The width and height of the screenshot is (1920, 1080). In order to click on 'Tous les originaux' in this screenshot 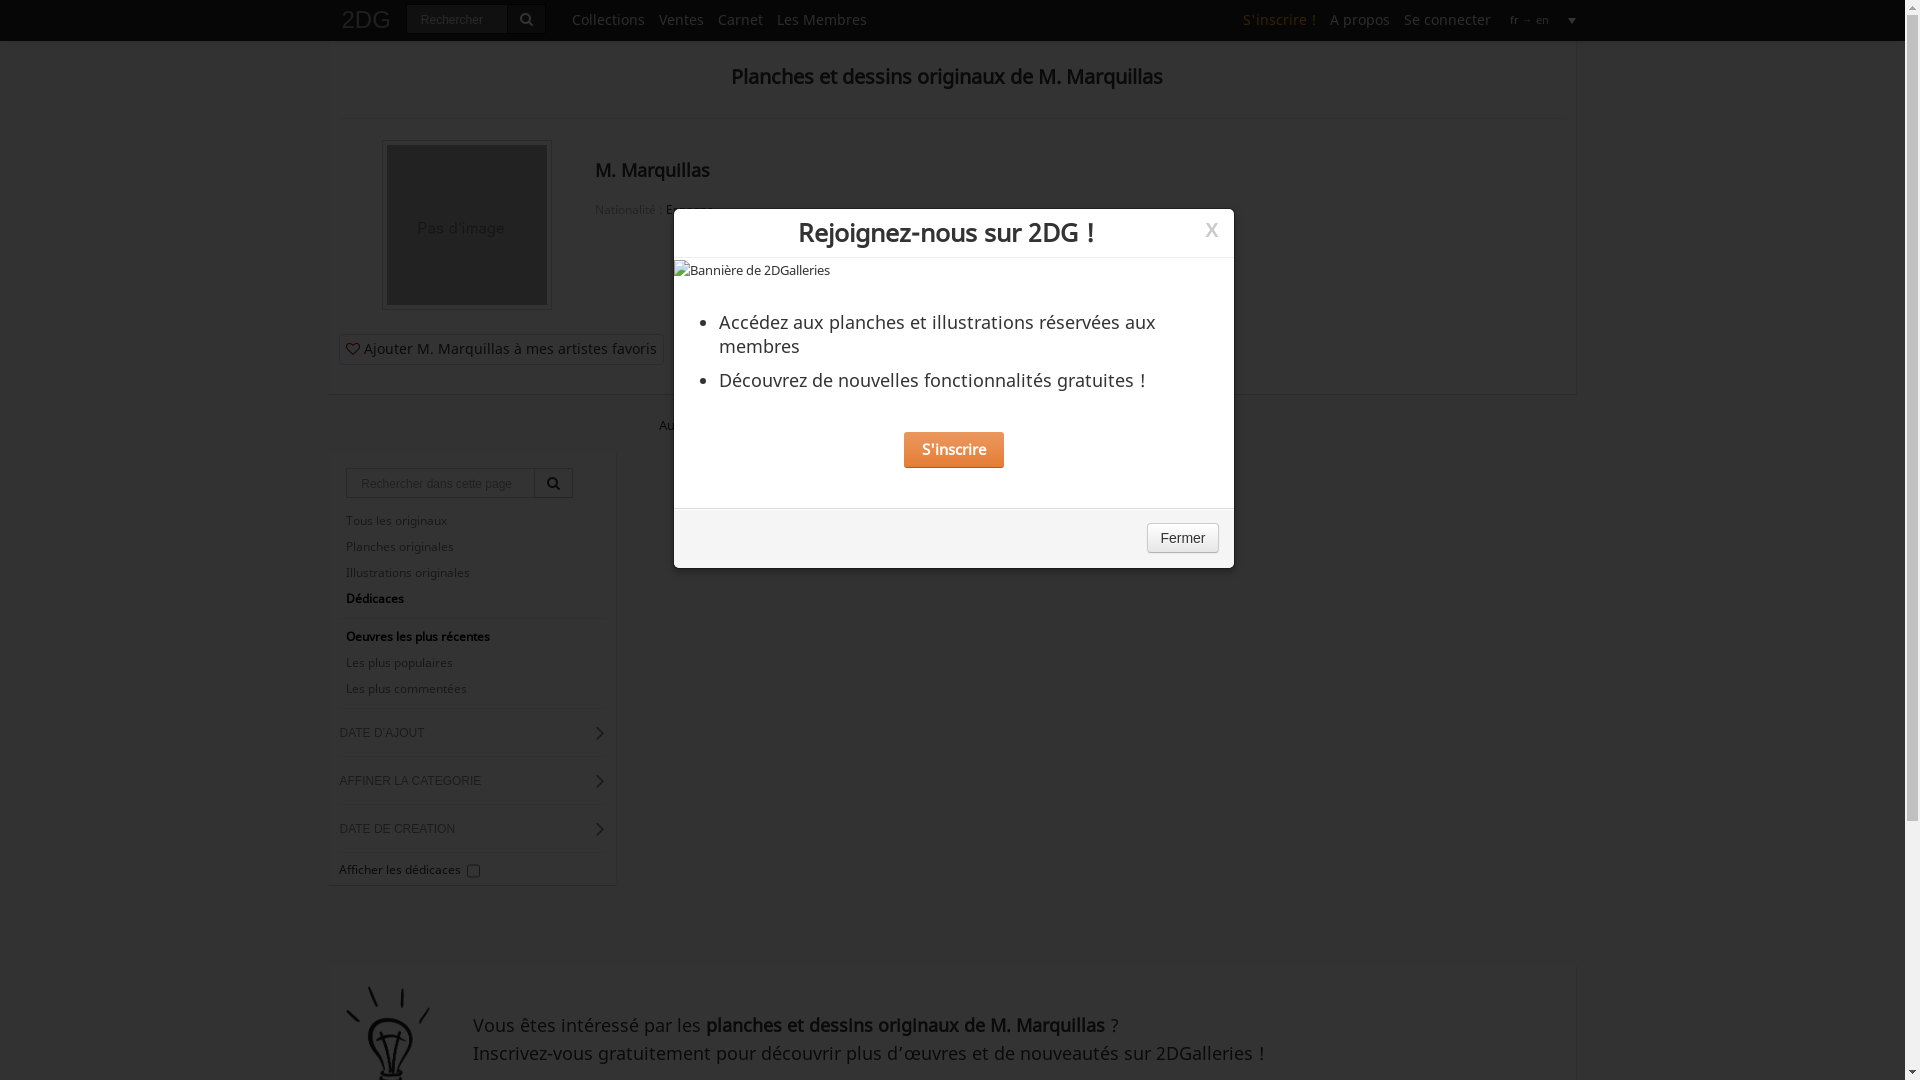, I will do `click(470, 519)`.